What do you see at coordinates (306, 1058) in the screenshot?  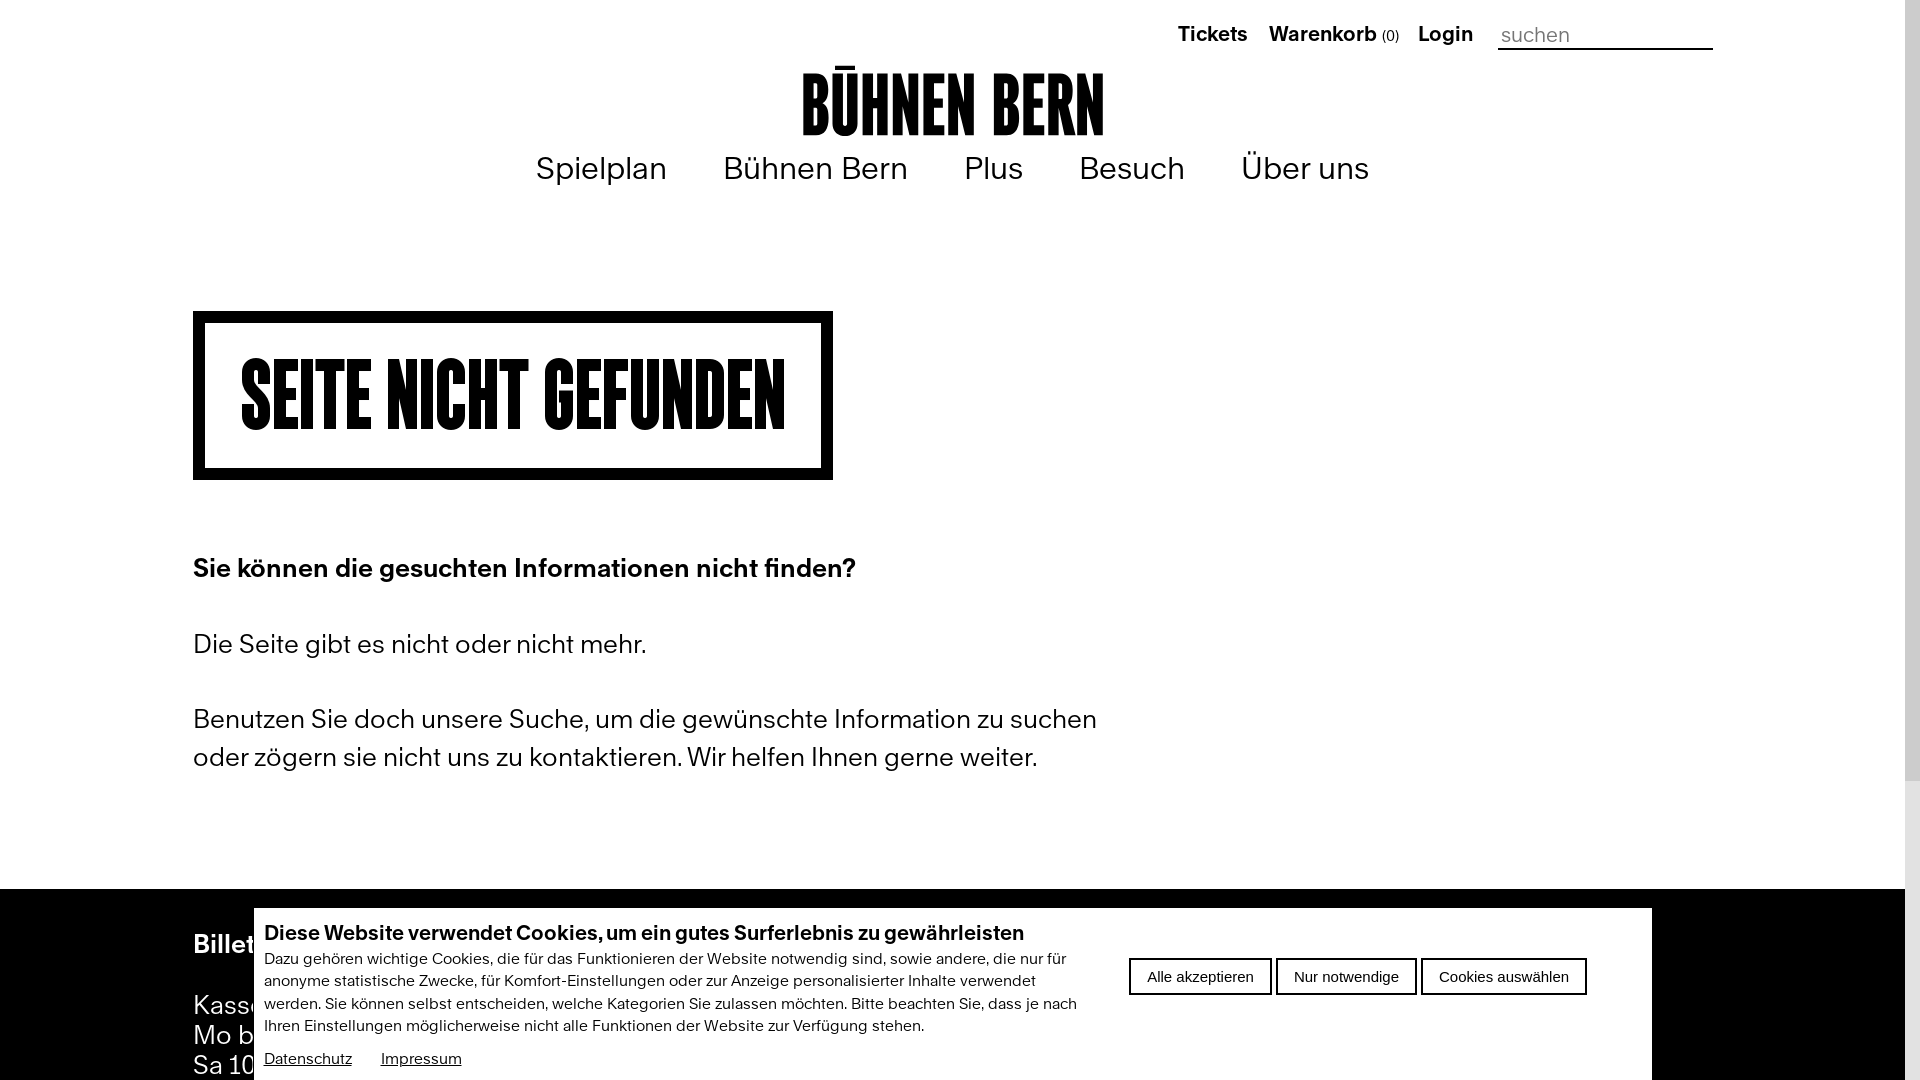 I see `'Datenschutz'` at bounding box center [306, 1058].